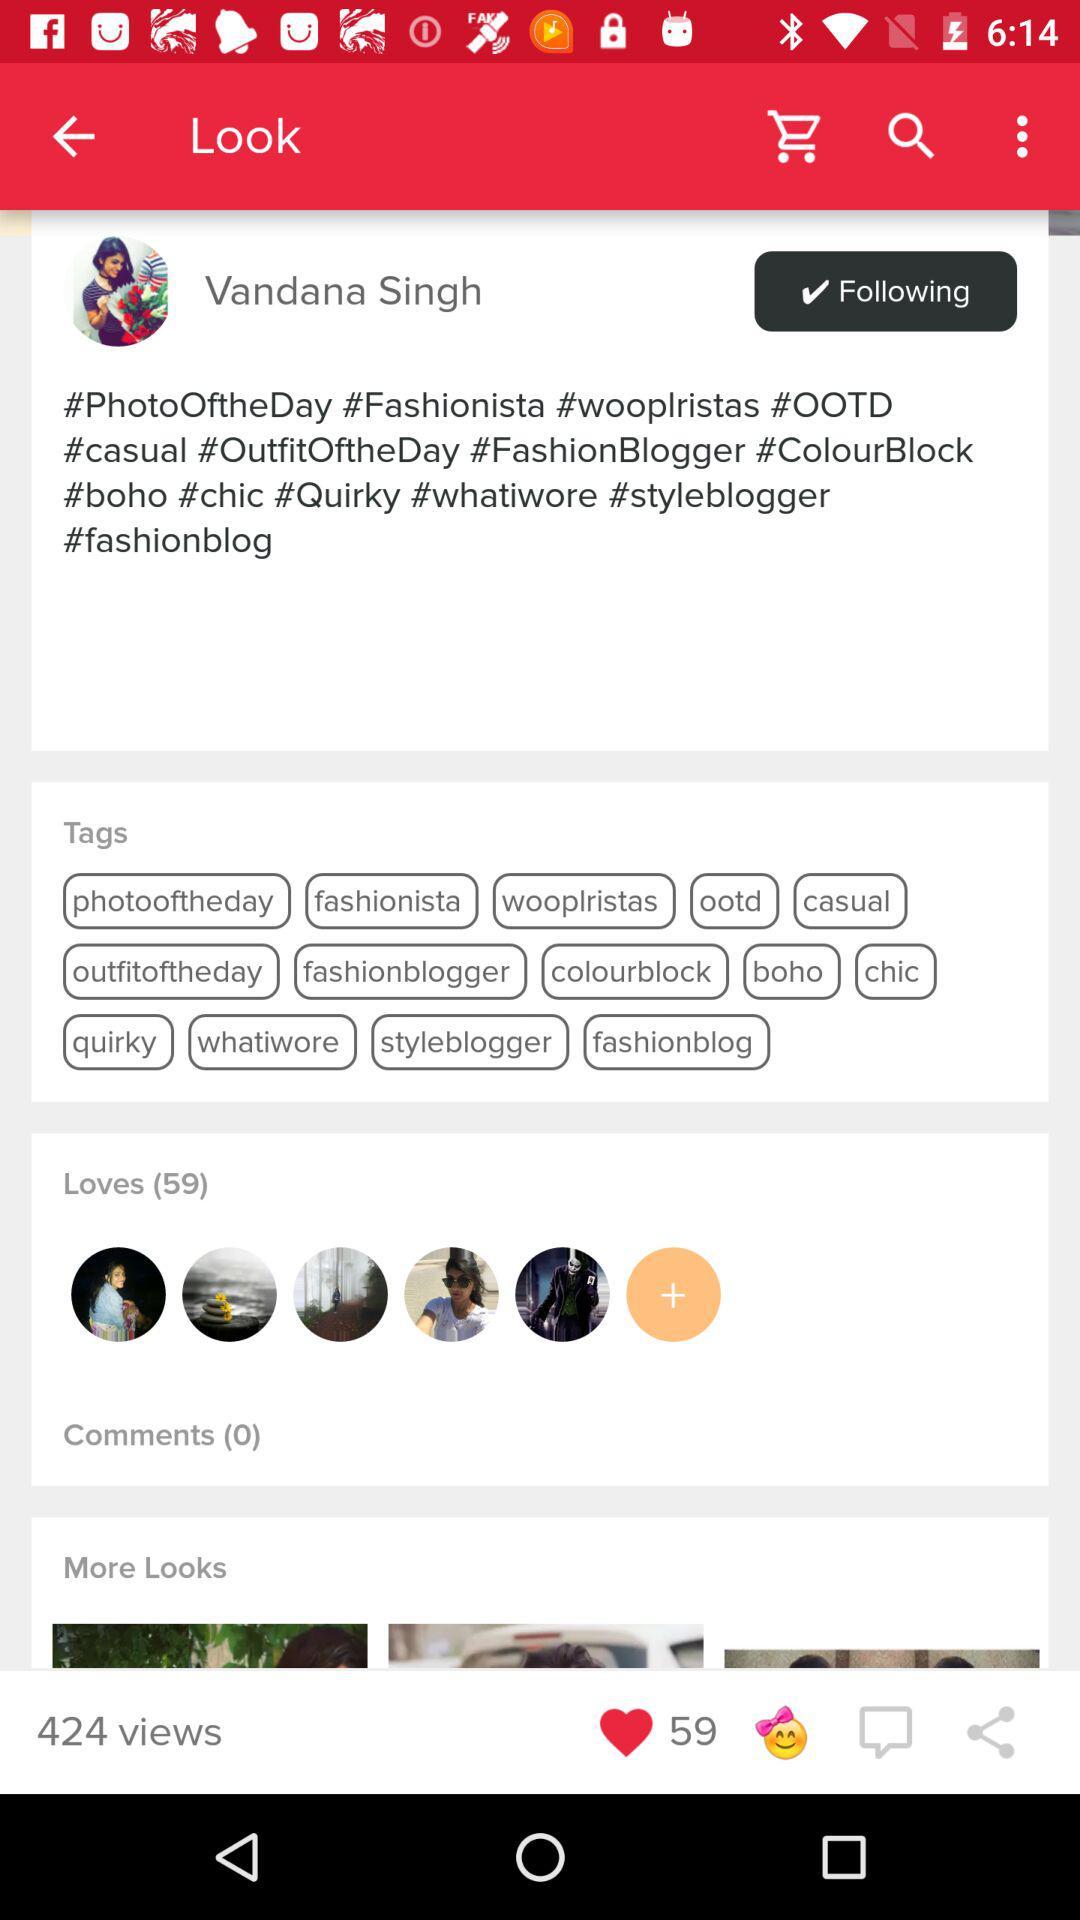  I want to click on the smiley, so click(779, 1731).